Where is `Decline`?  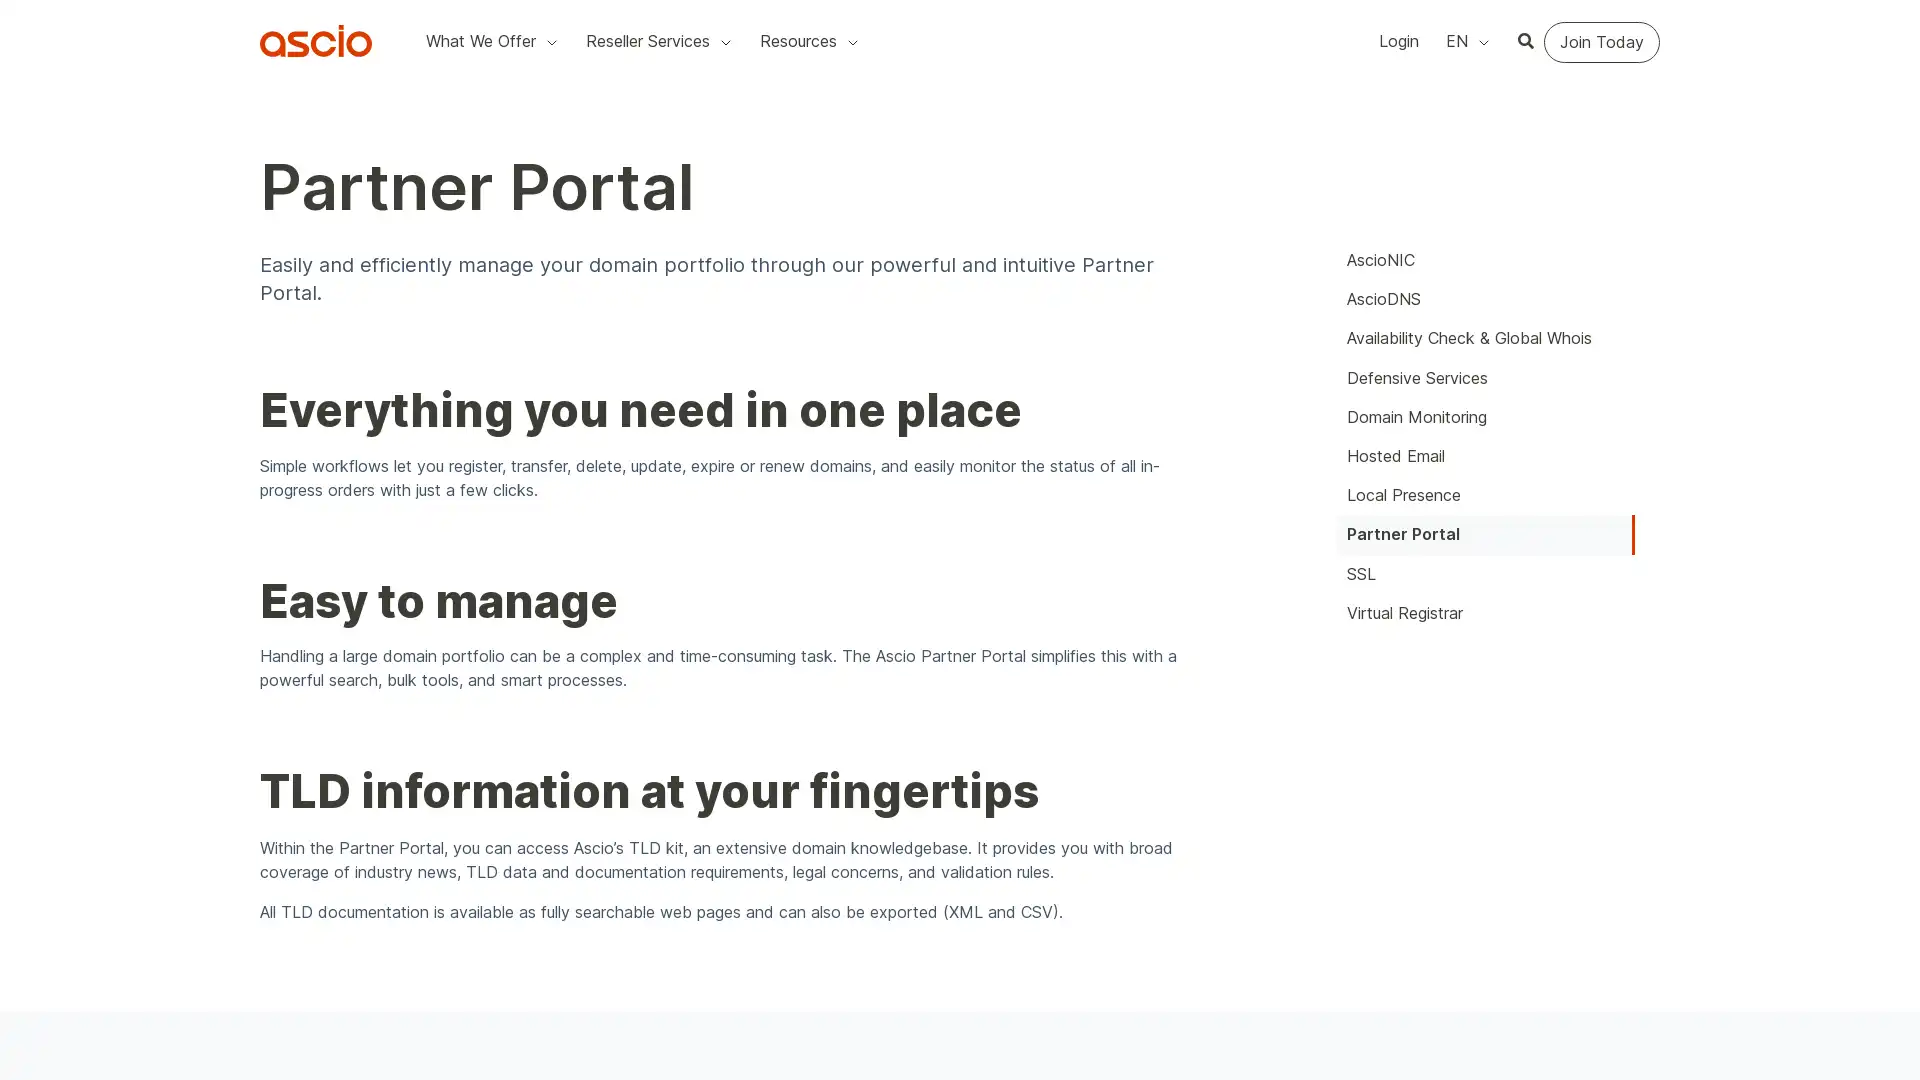
Decline is located at coordinates (1323, 160).